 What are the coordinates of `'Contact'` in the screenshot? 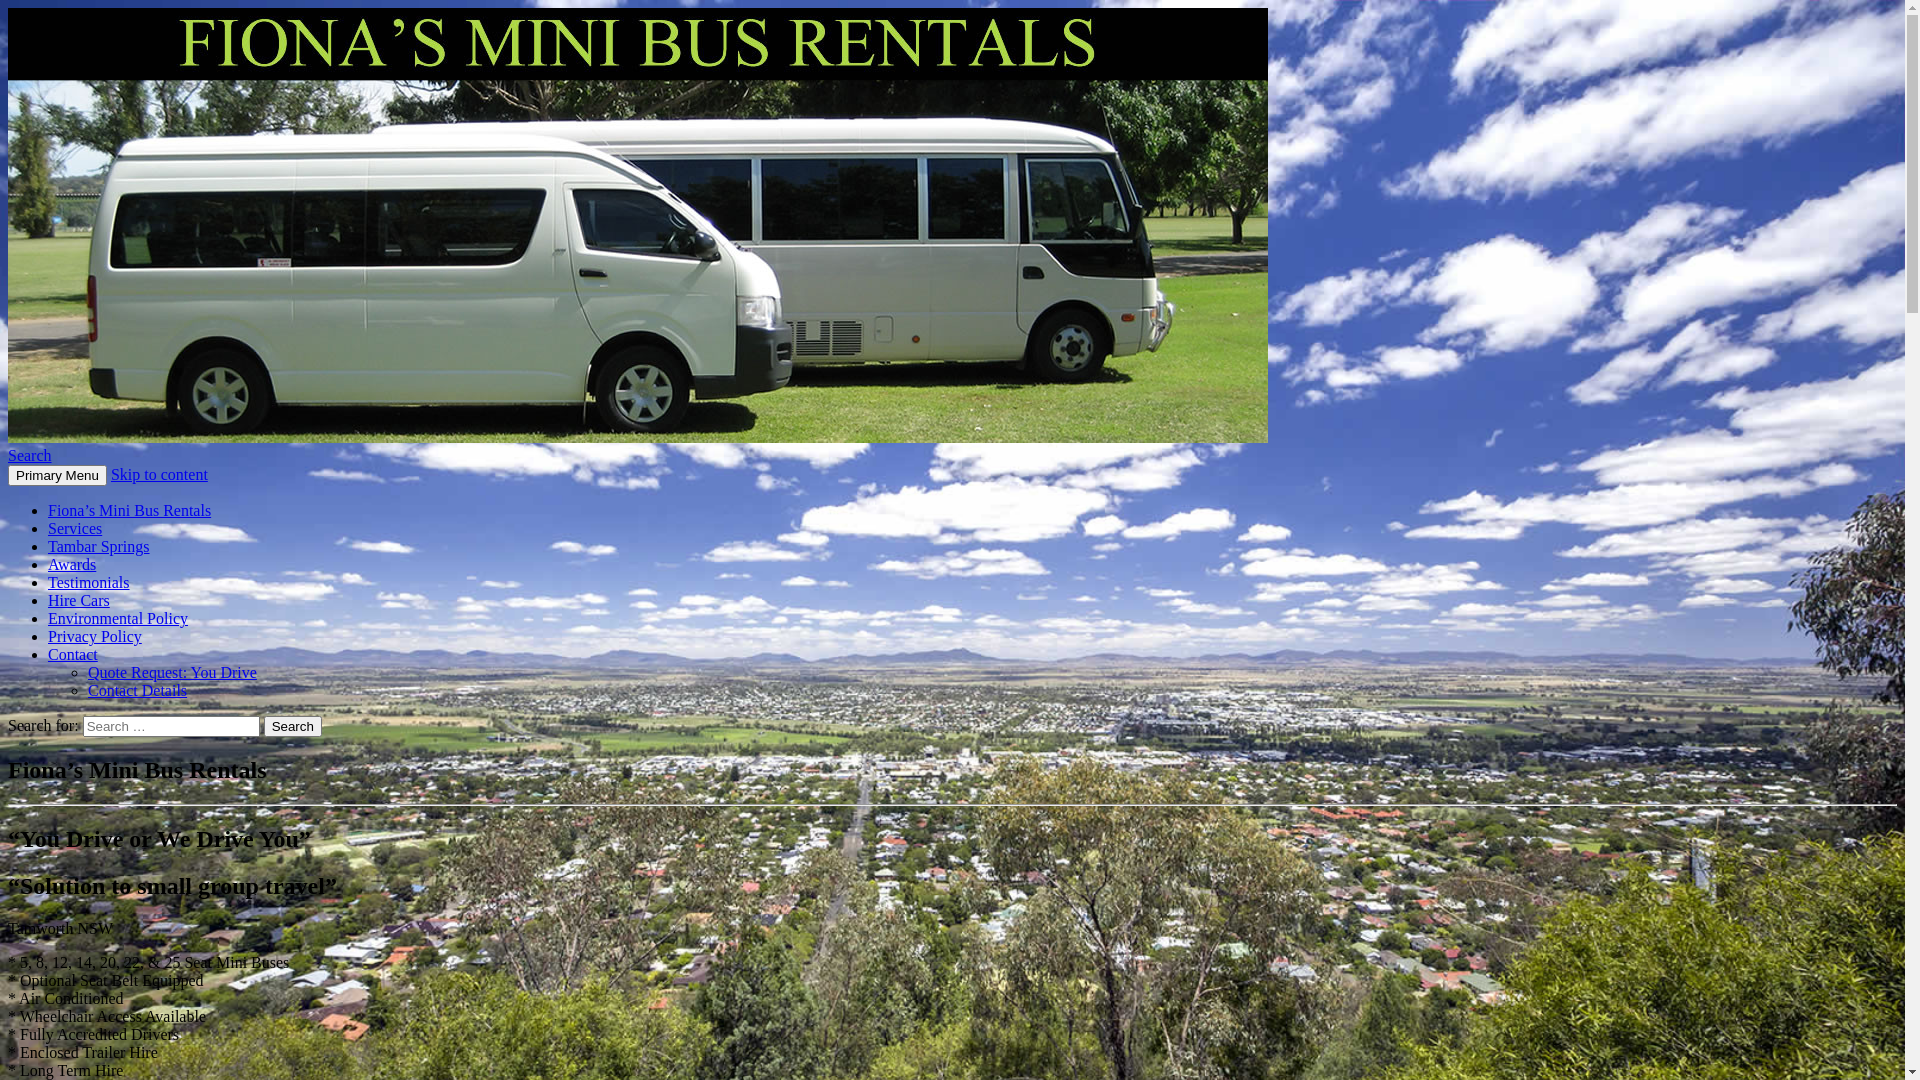 It's located at (72, 654).